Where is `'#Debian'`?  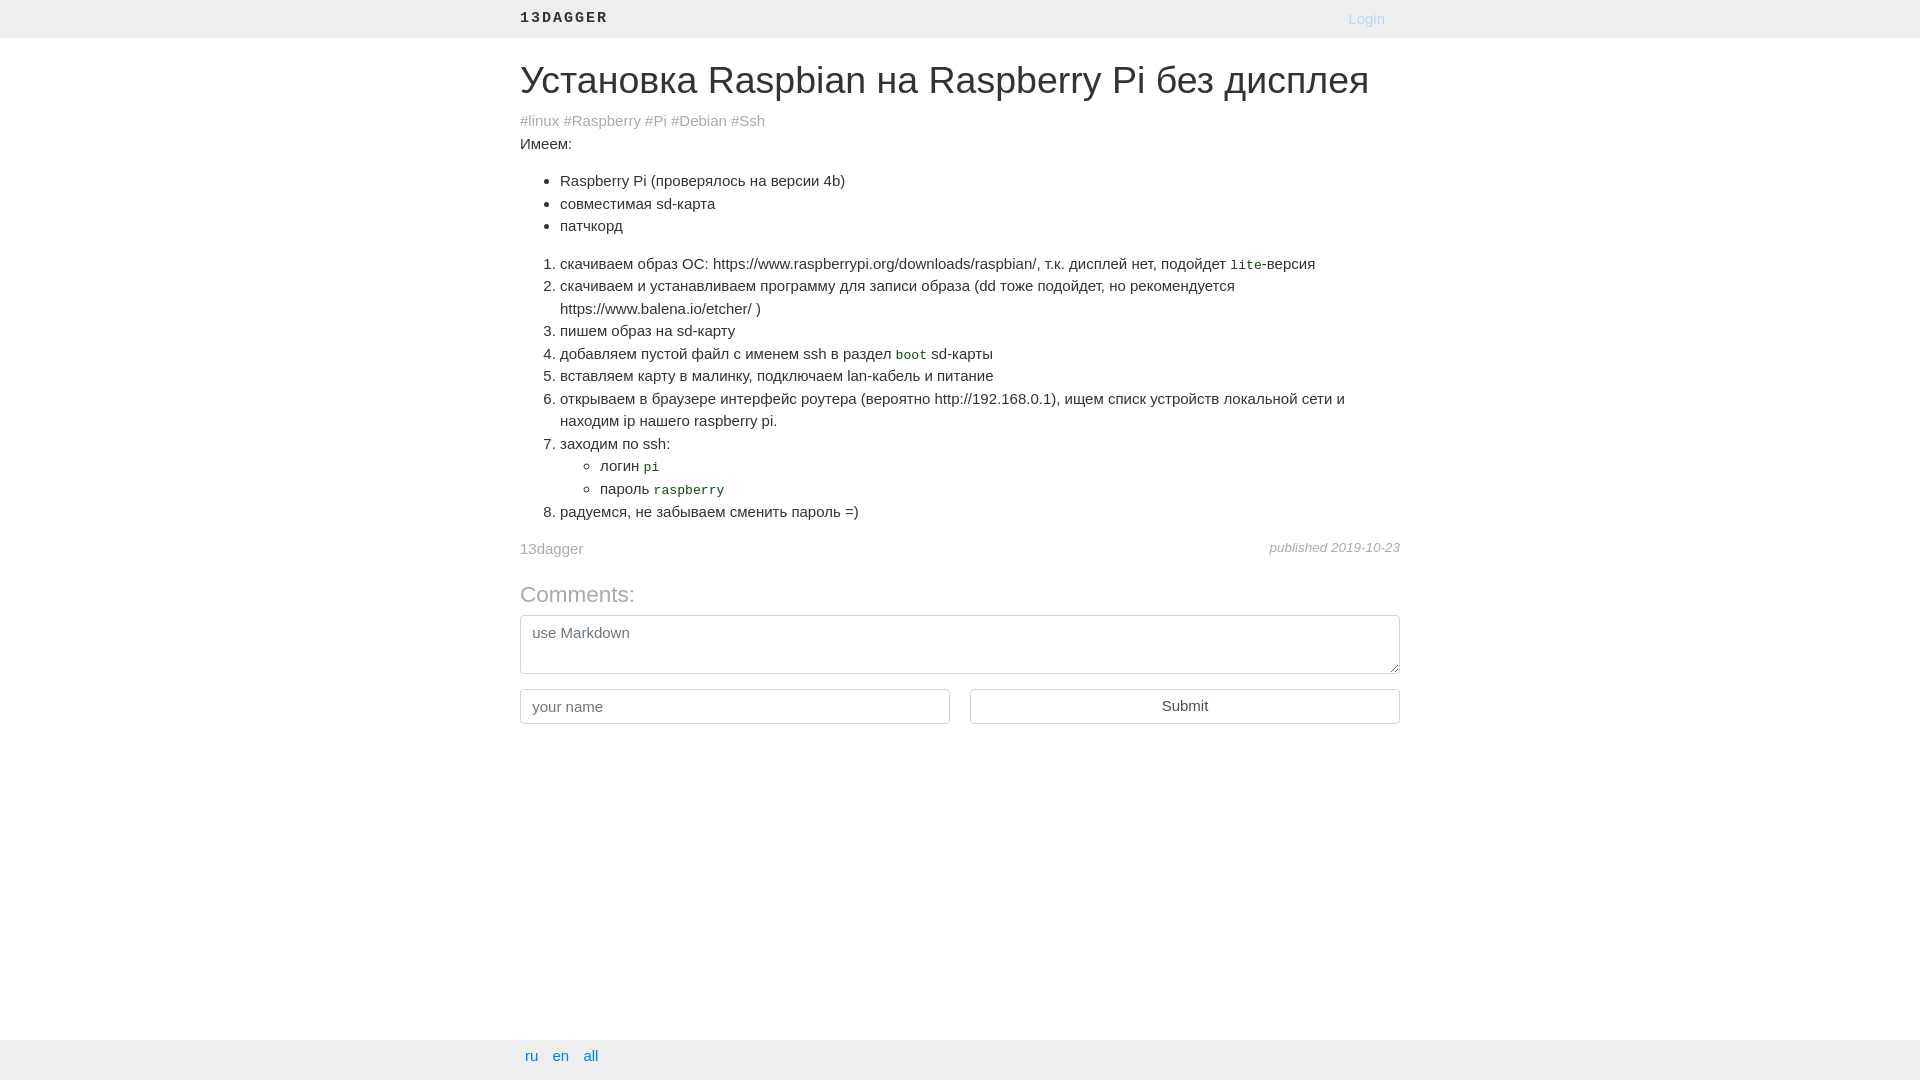
'#Debian' is located at coordinates (699, 120).